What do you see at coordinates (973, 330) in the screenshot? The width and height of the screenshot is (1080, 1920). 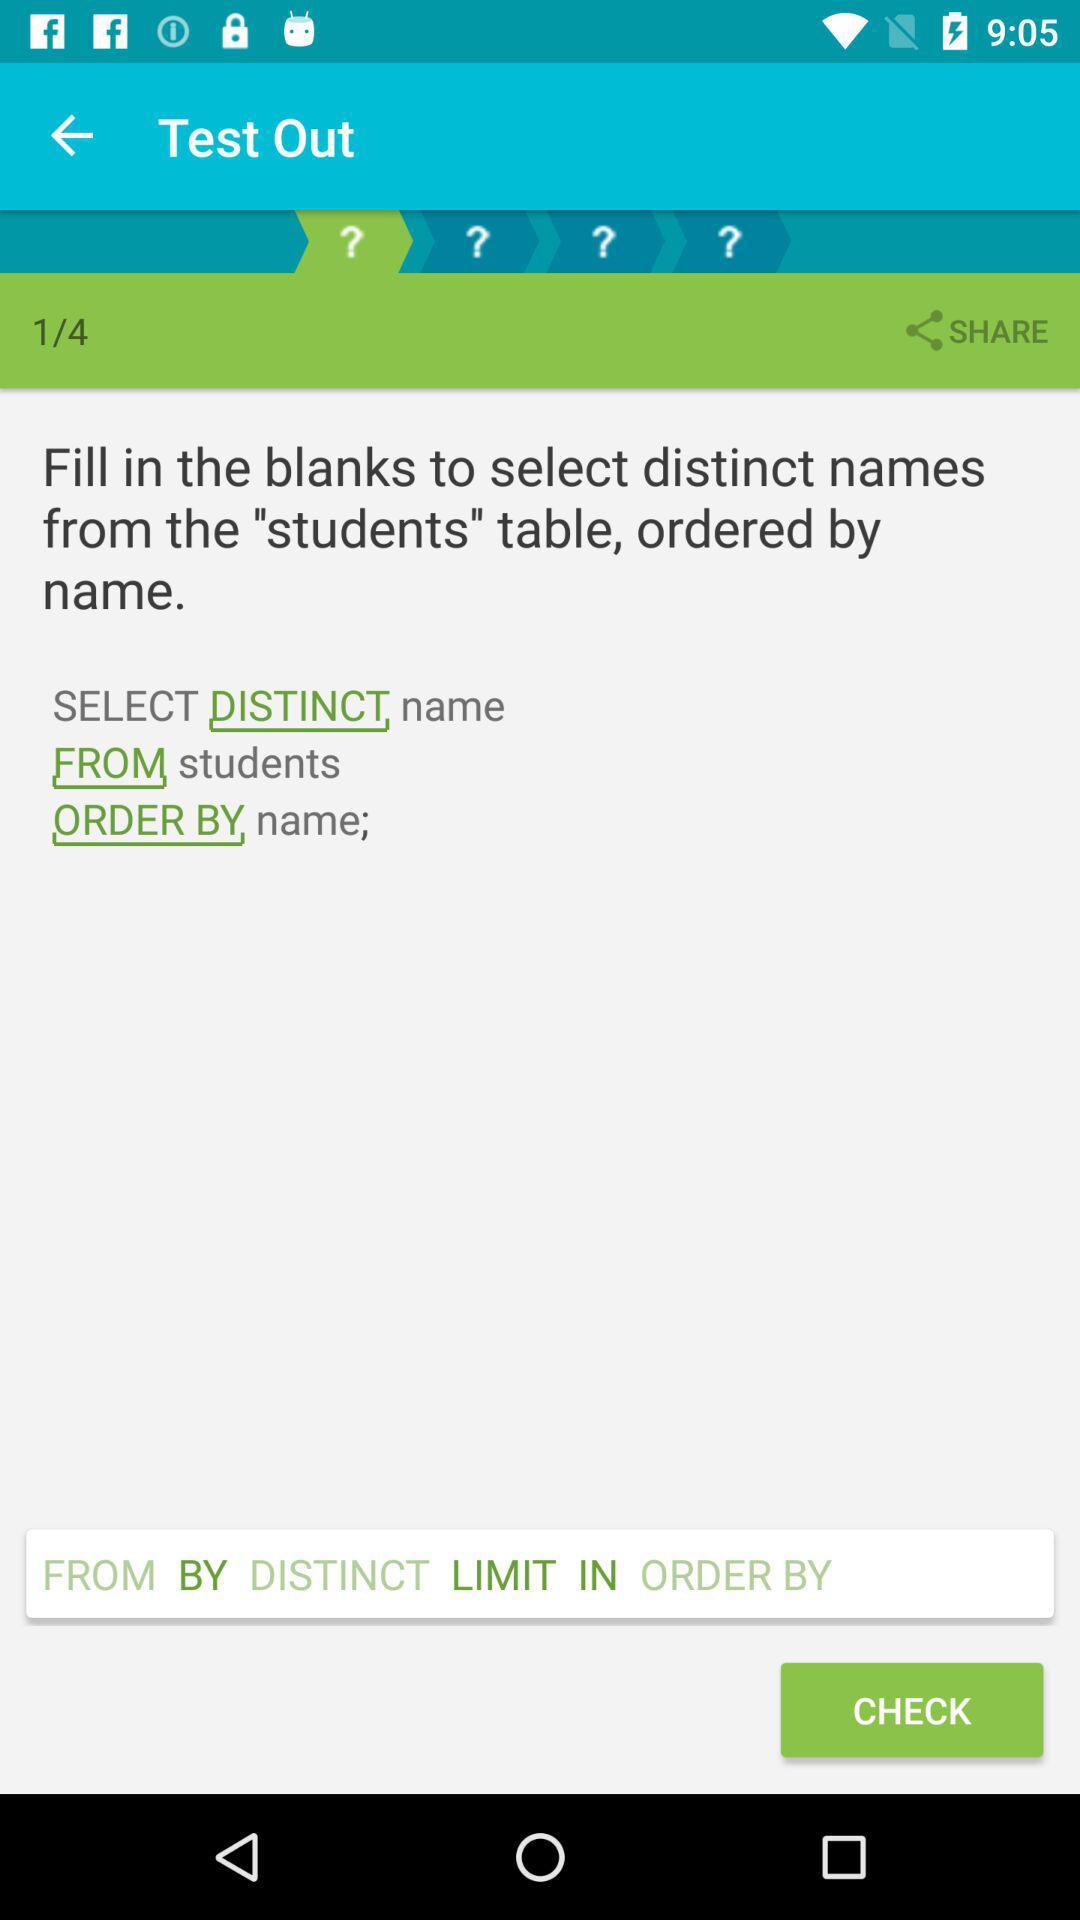 I see `share icon` at bounding box center [973, 330].